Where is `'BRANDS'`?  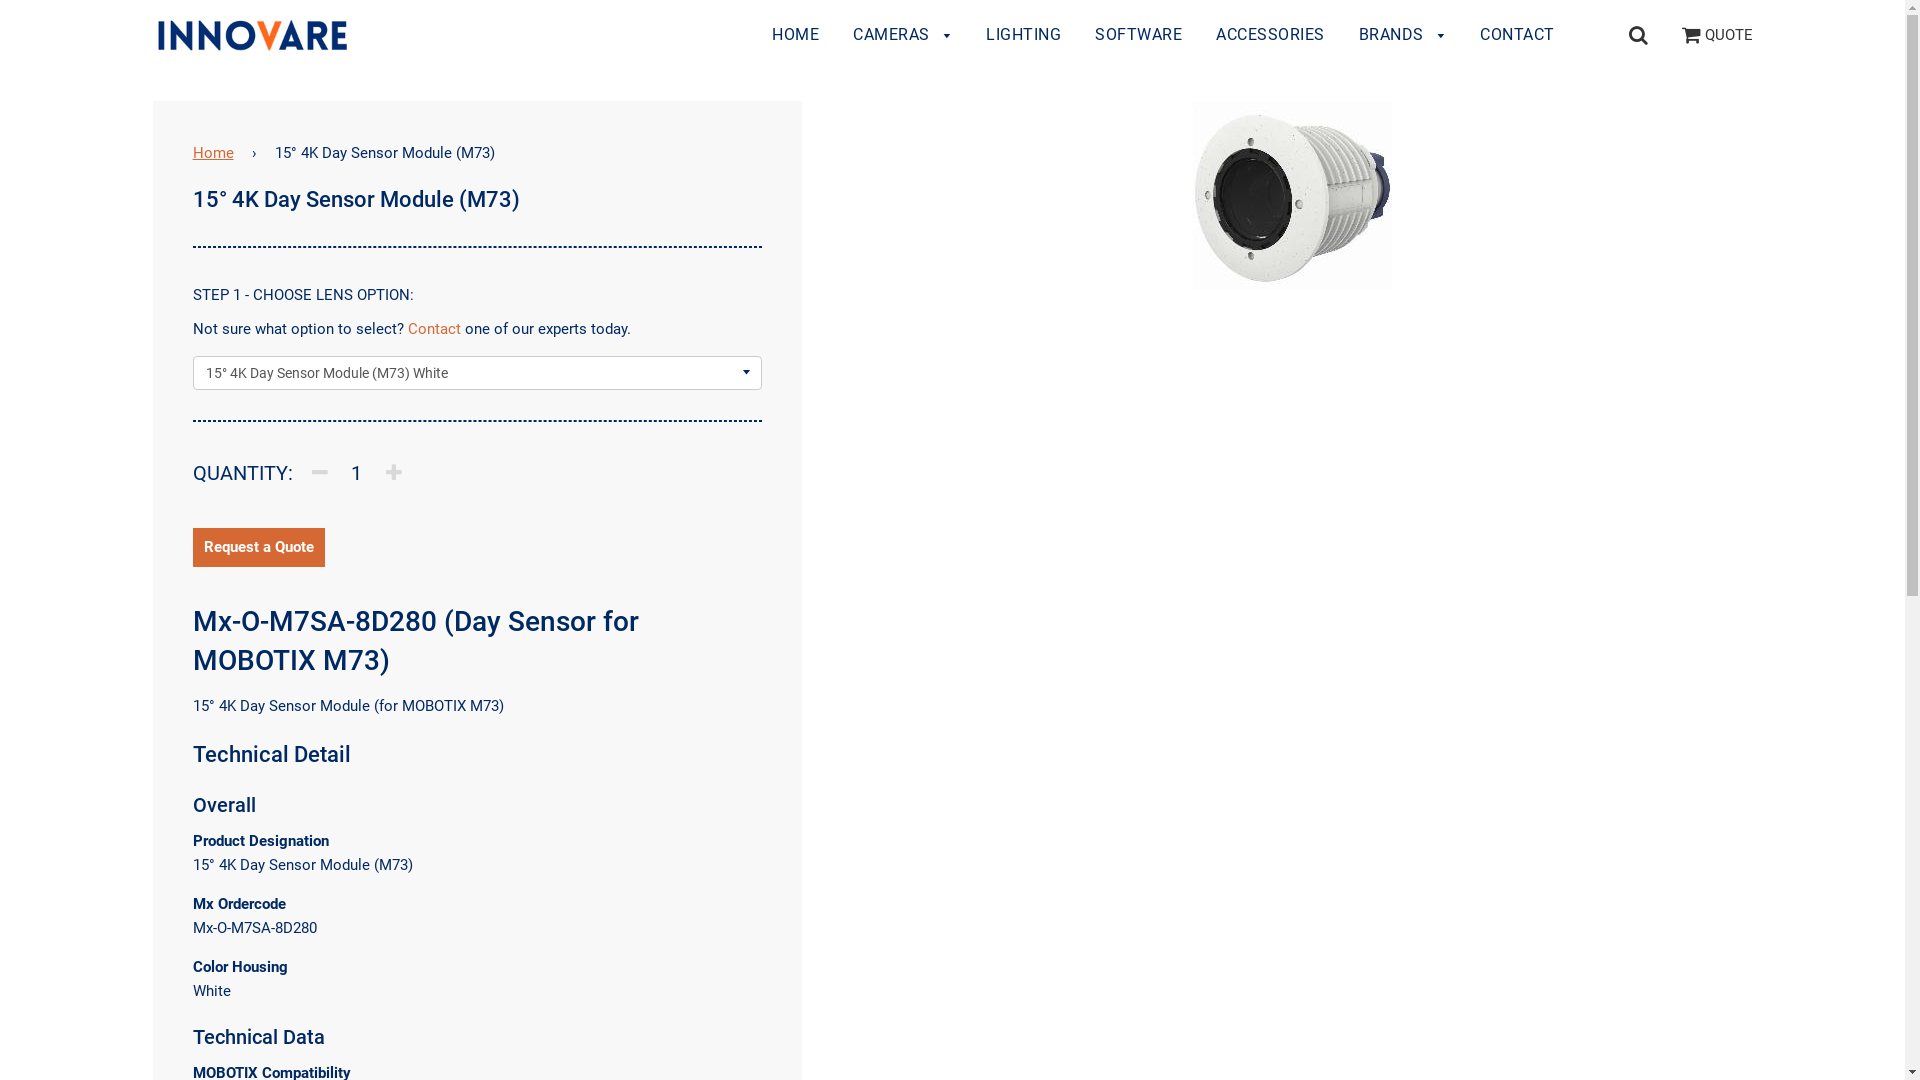 'BRANDS' is located at coordinates (1344, 34).